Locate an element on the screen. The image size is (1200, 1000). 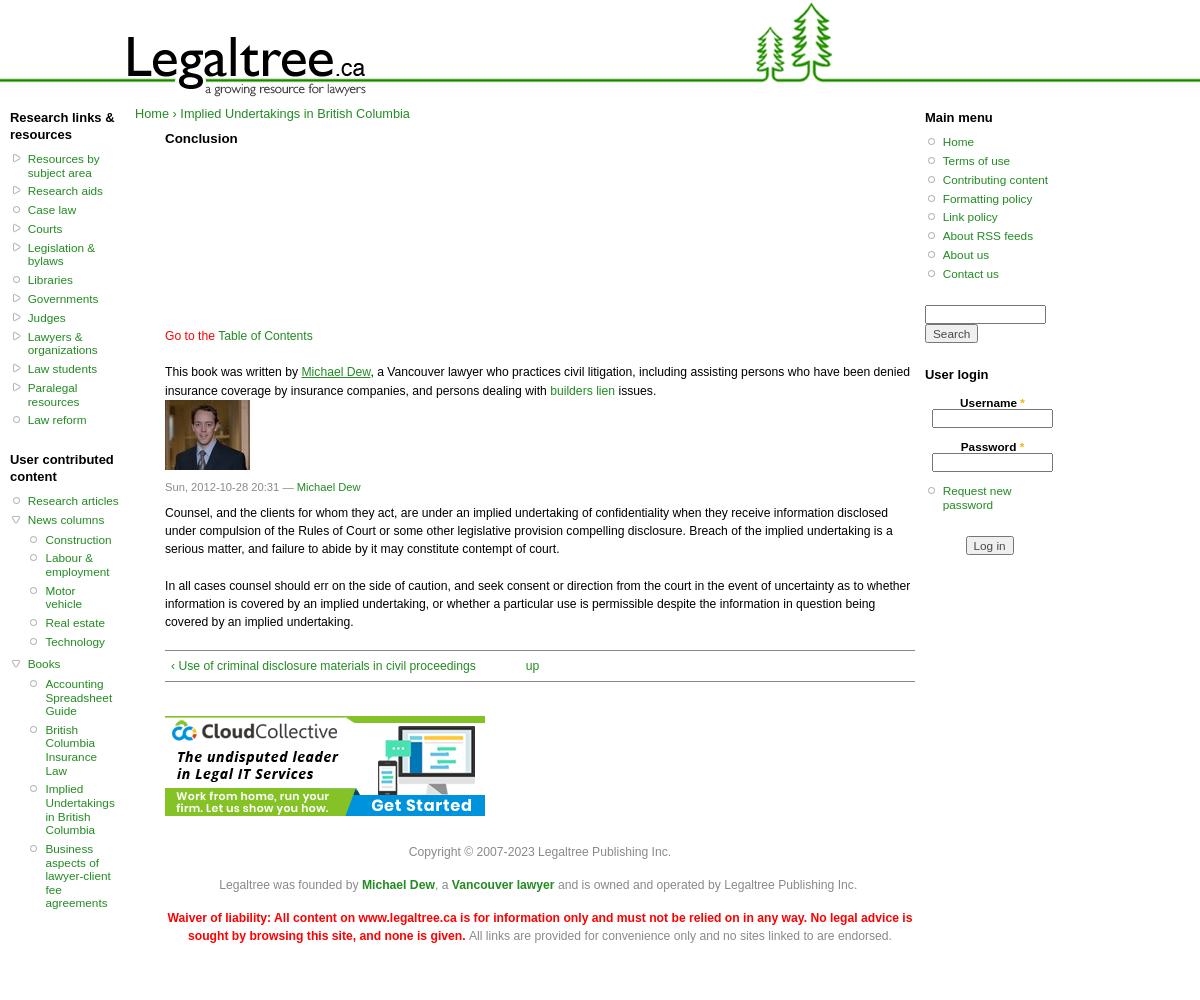
'Accounting Spreadsheet Guide' is located at coordinates (45, 695).